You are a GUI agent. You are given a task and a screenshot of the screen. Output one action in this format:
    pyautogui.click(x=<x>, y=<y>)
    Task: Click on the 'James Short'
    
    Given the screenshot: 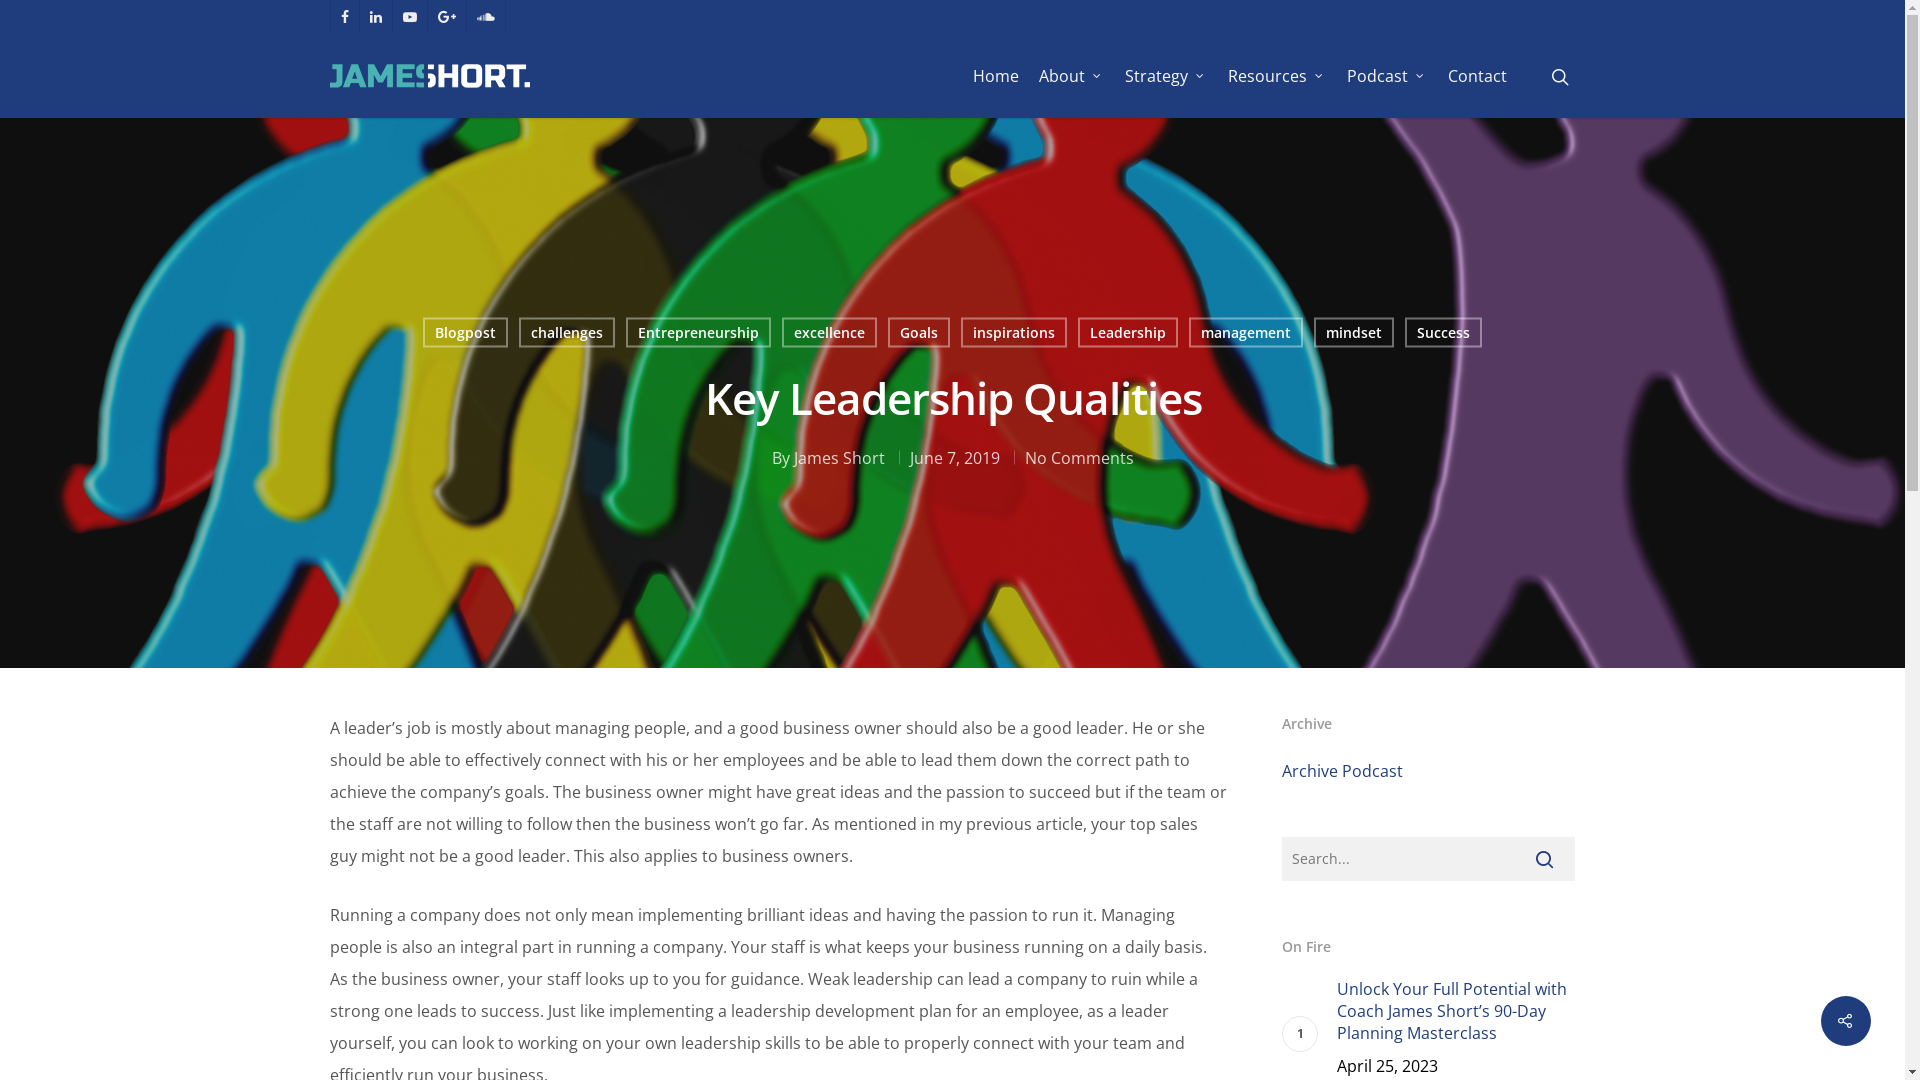 What is the action you would take?
    pyautogui.click(x=839, y=456)
    